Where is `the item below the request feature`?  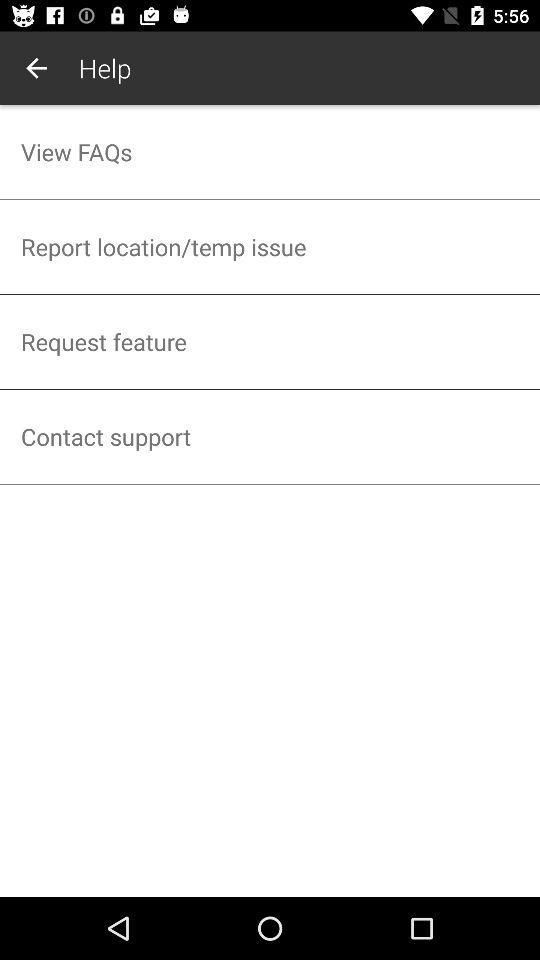 the item below the request feature is located at coordinates (270, 436).